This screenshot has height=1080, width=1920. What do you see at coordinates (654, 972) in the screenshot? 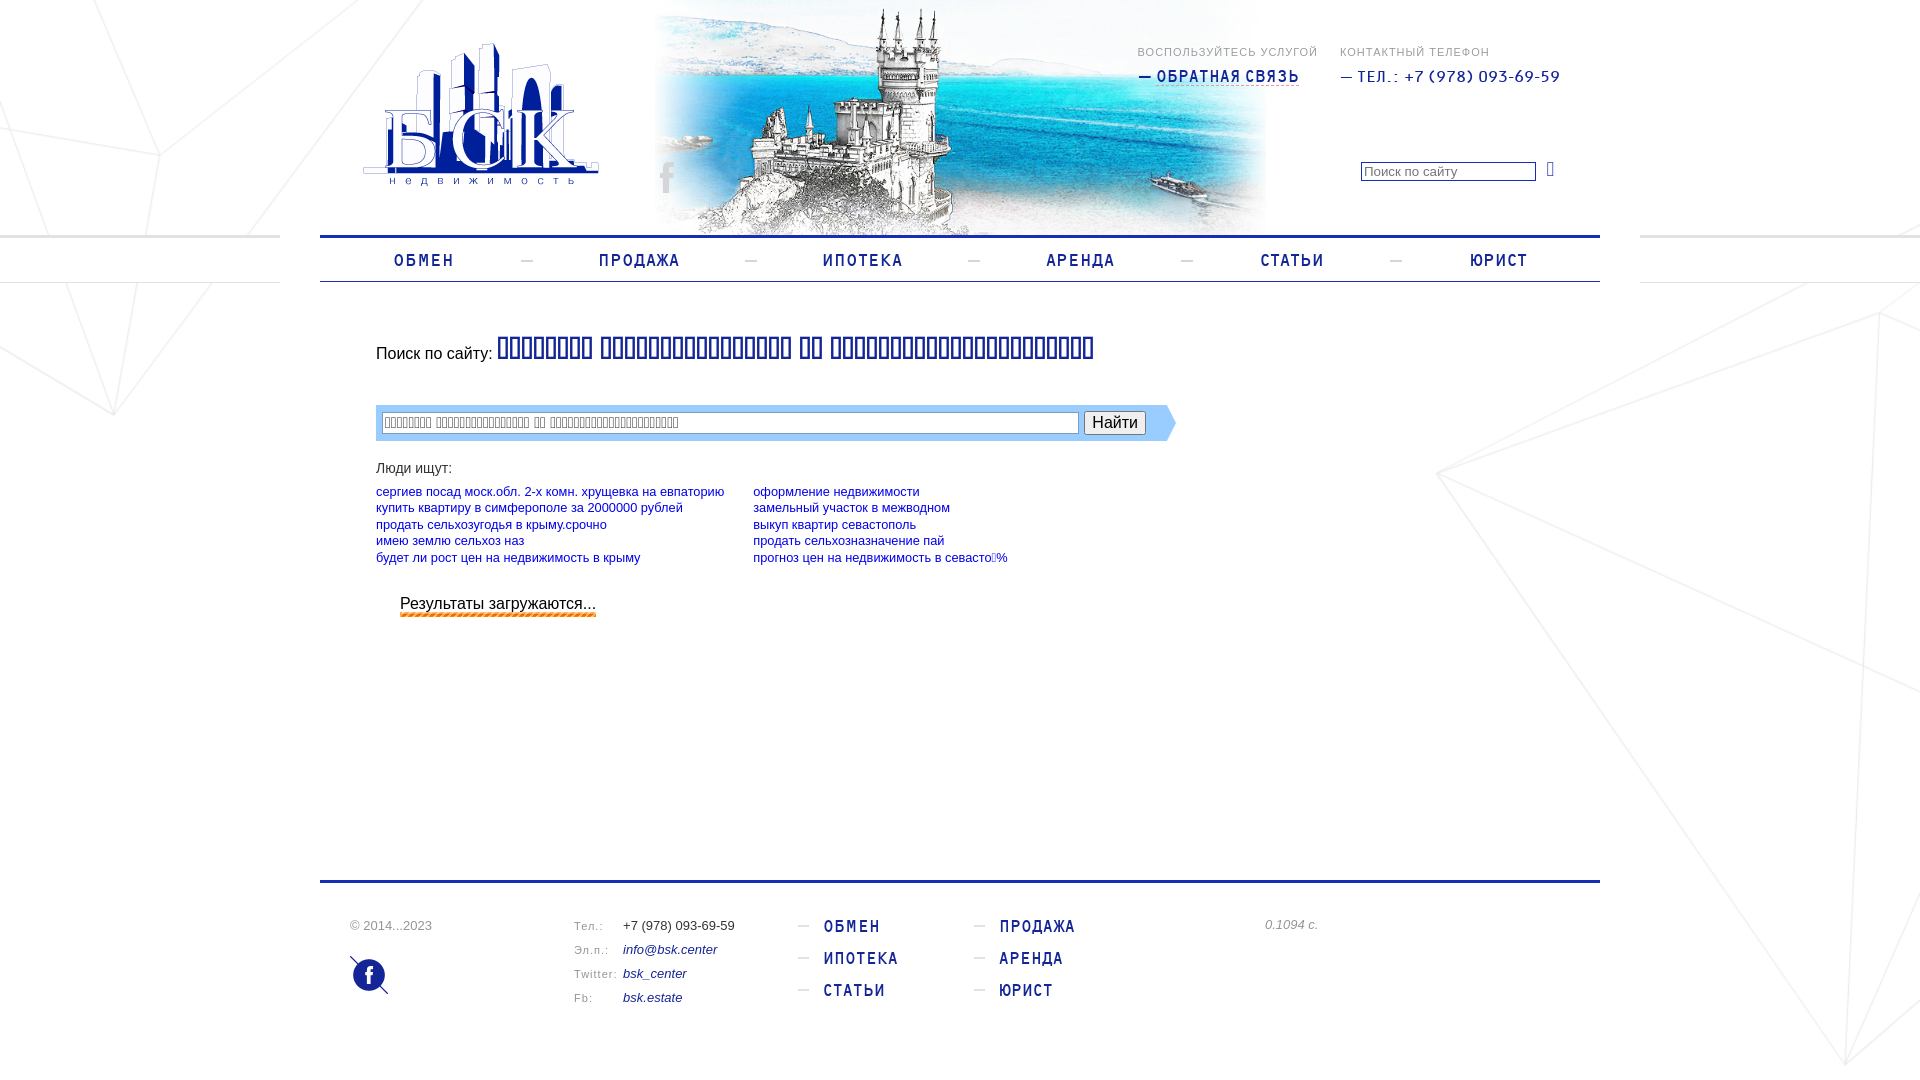
I see `'bsk_center'` at bounding box center [654, 972].